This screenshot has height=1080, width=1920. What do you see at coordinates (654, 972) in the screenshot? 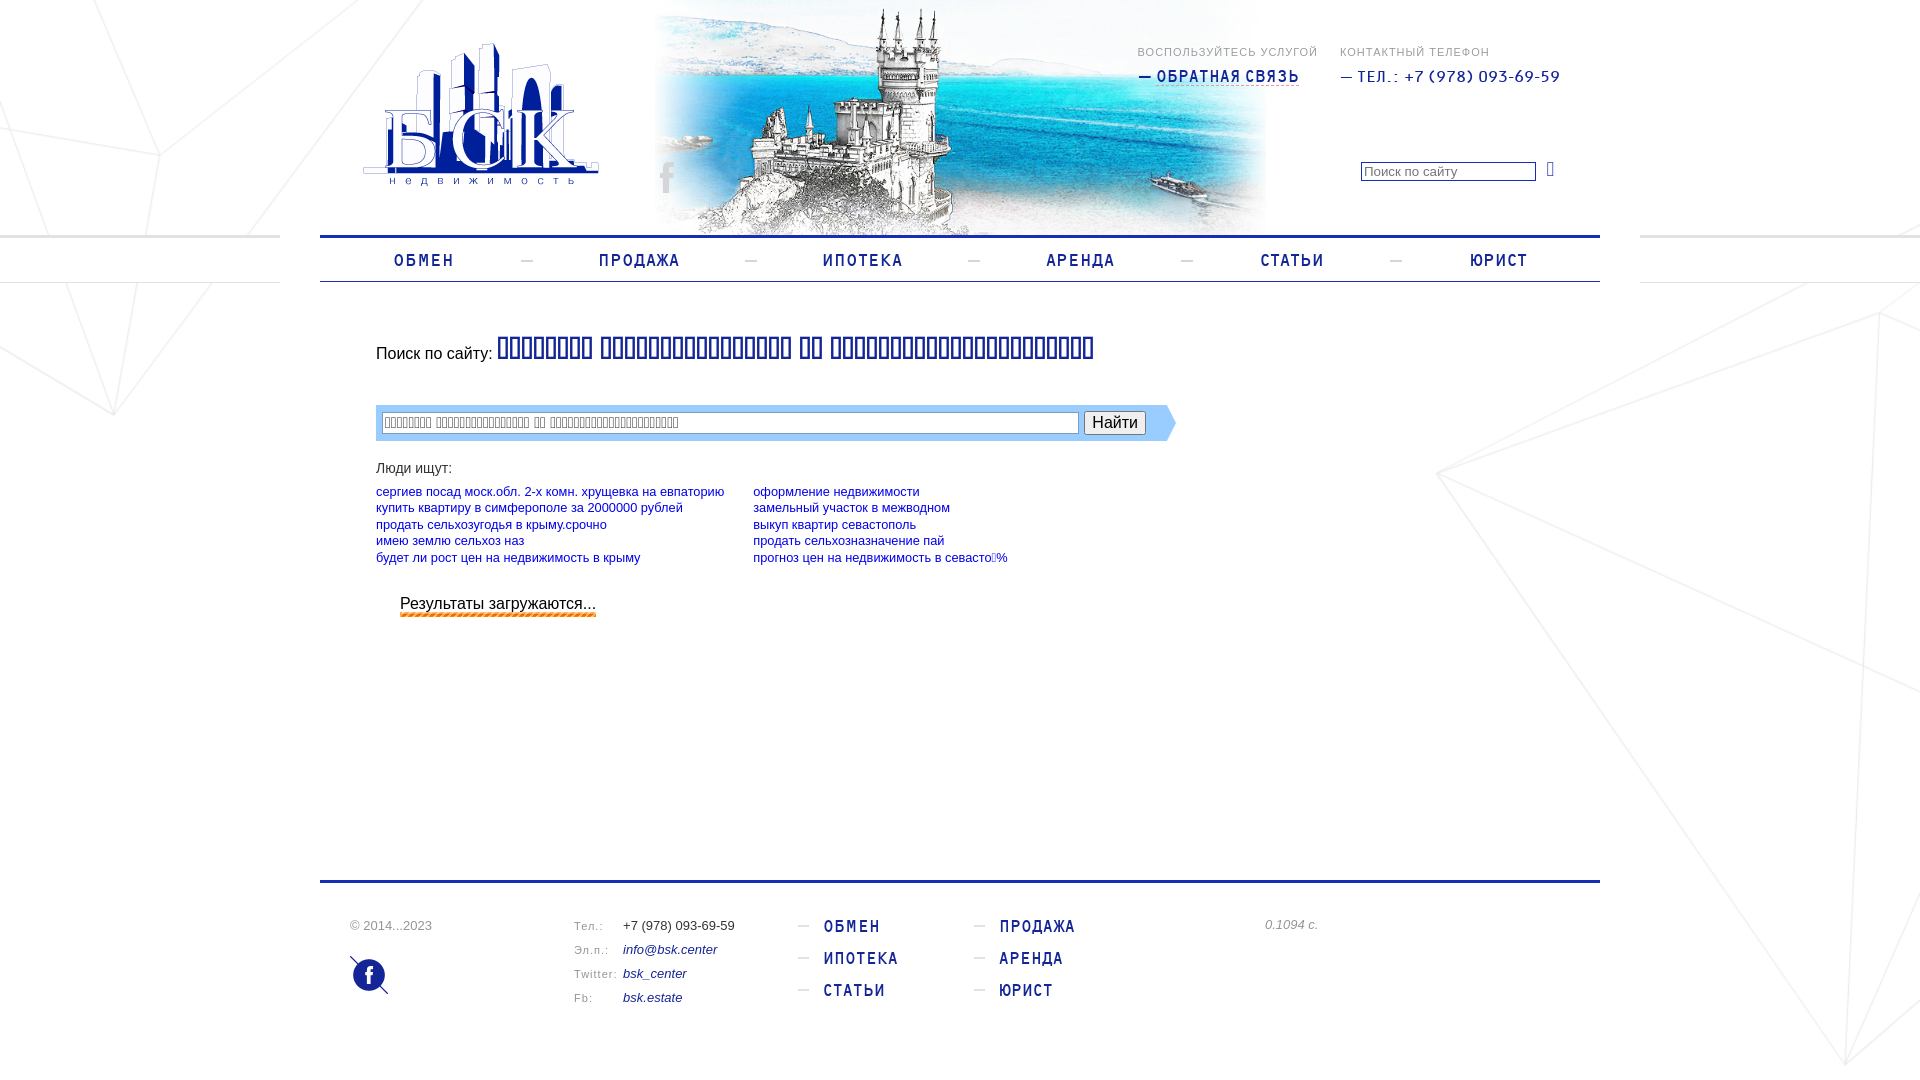
I see `'bsk_center'` at bounding box center [654, 972].